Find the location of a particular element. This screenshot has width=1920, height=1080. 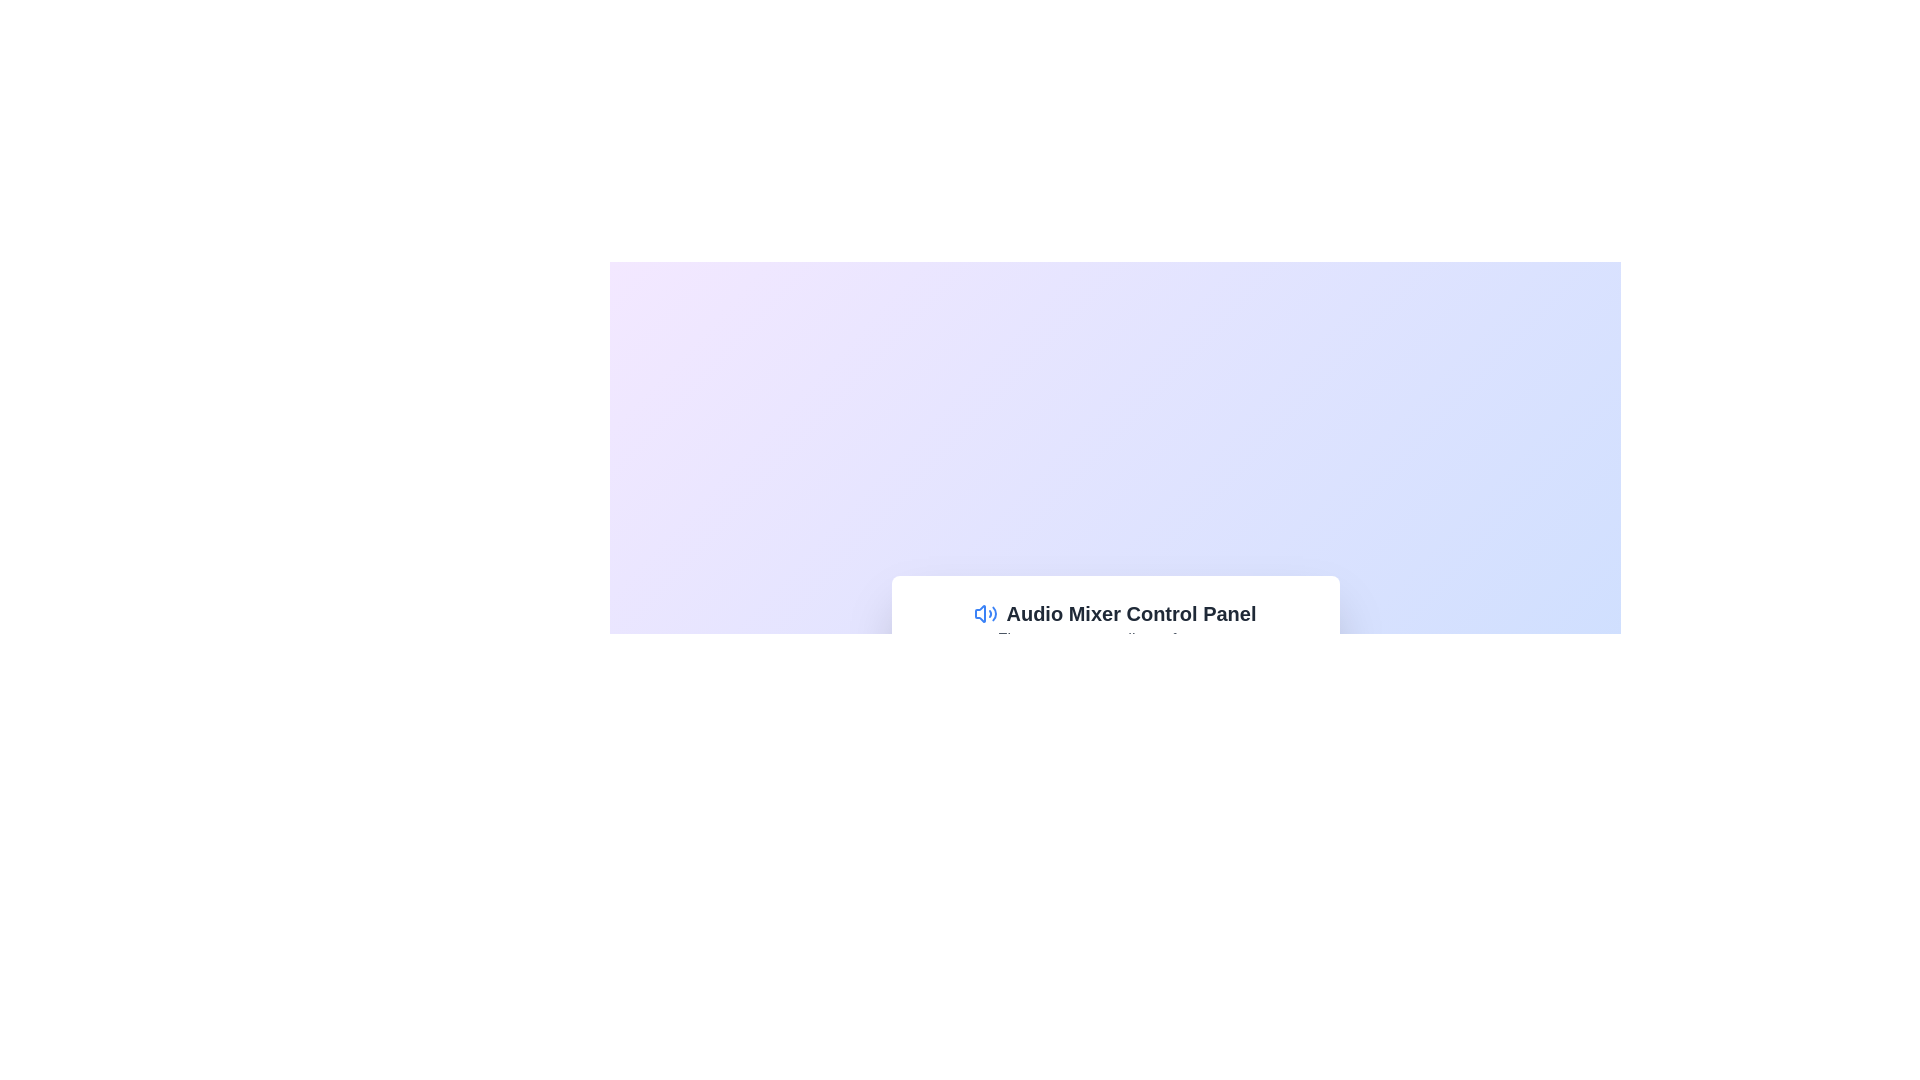

the blue and white speaker icon with sound waves, which is located to the left of the text 'Audio Mixer Control Panel' within the panel is located at coordinates (986, 612).